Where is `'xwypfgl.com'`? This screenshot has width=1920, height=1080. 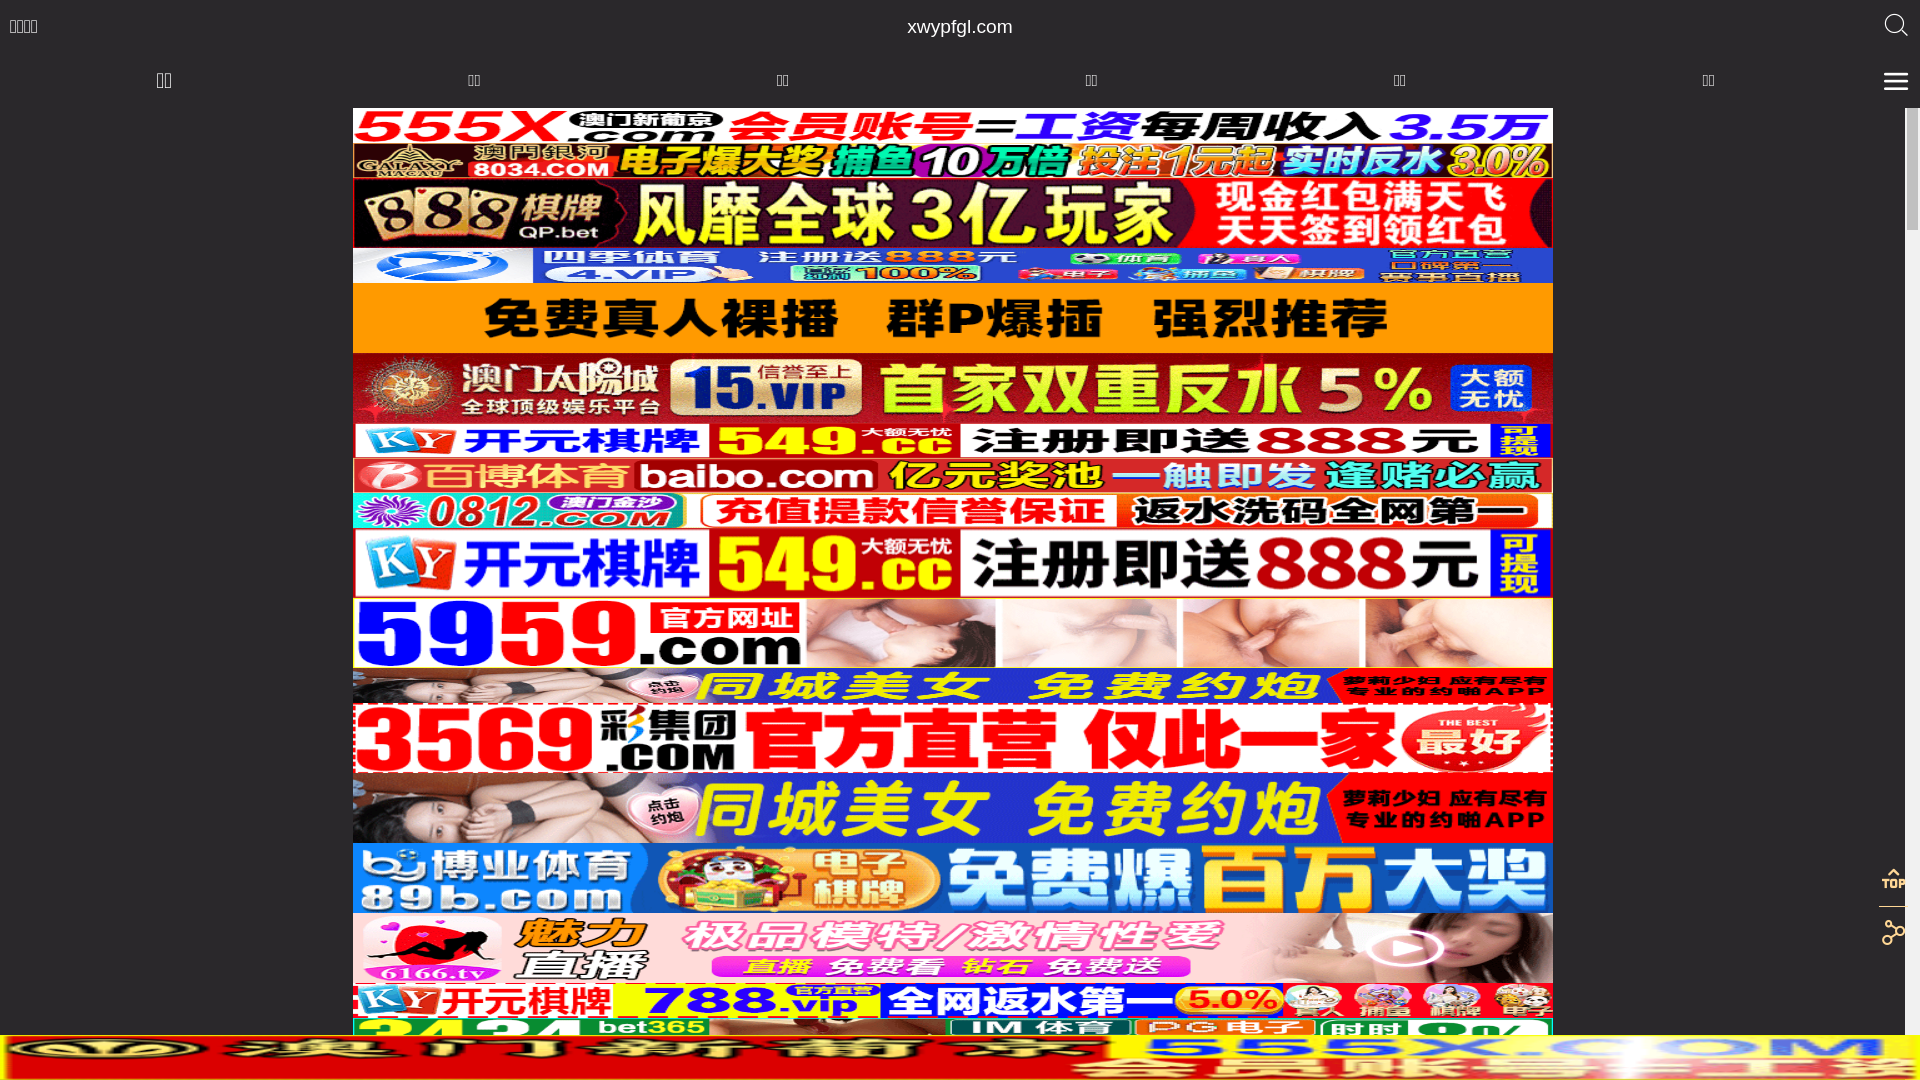 'xwypfgl.com' is located at coordinates (960, 27).